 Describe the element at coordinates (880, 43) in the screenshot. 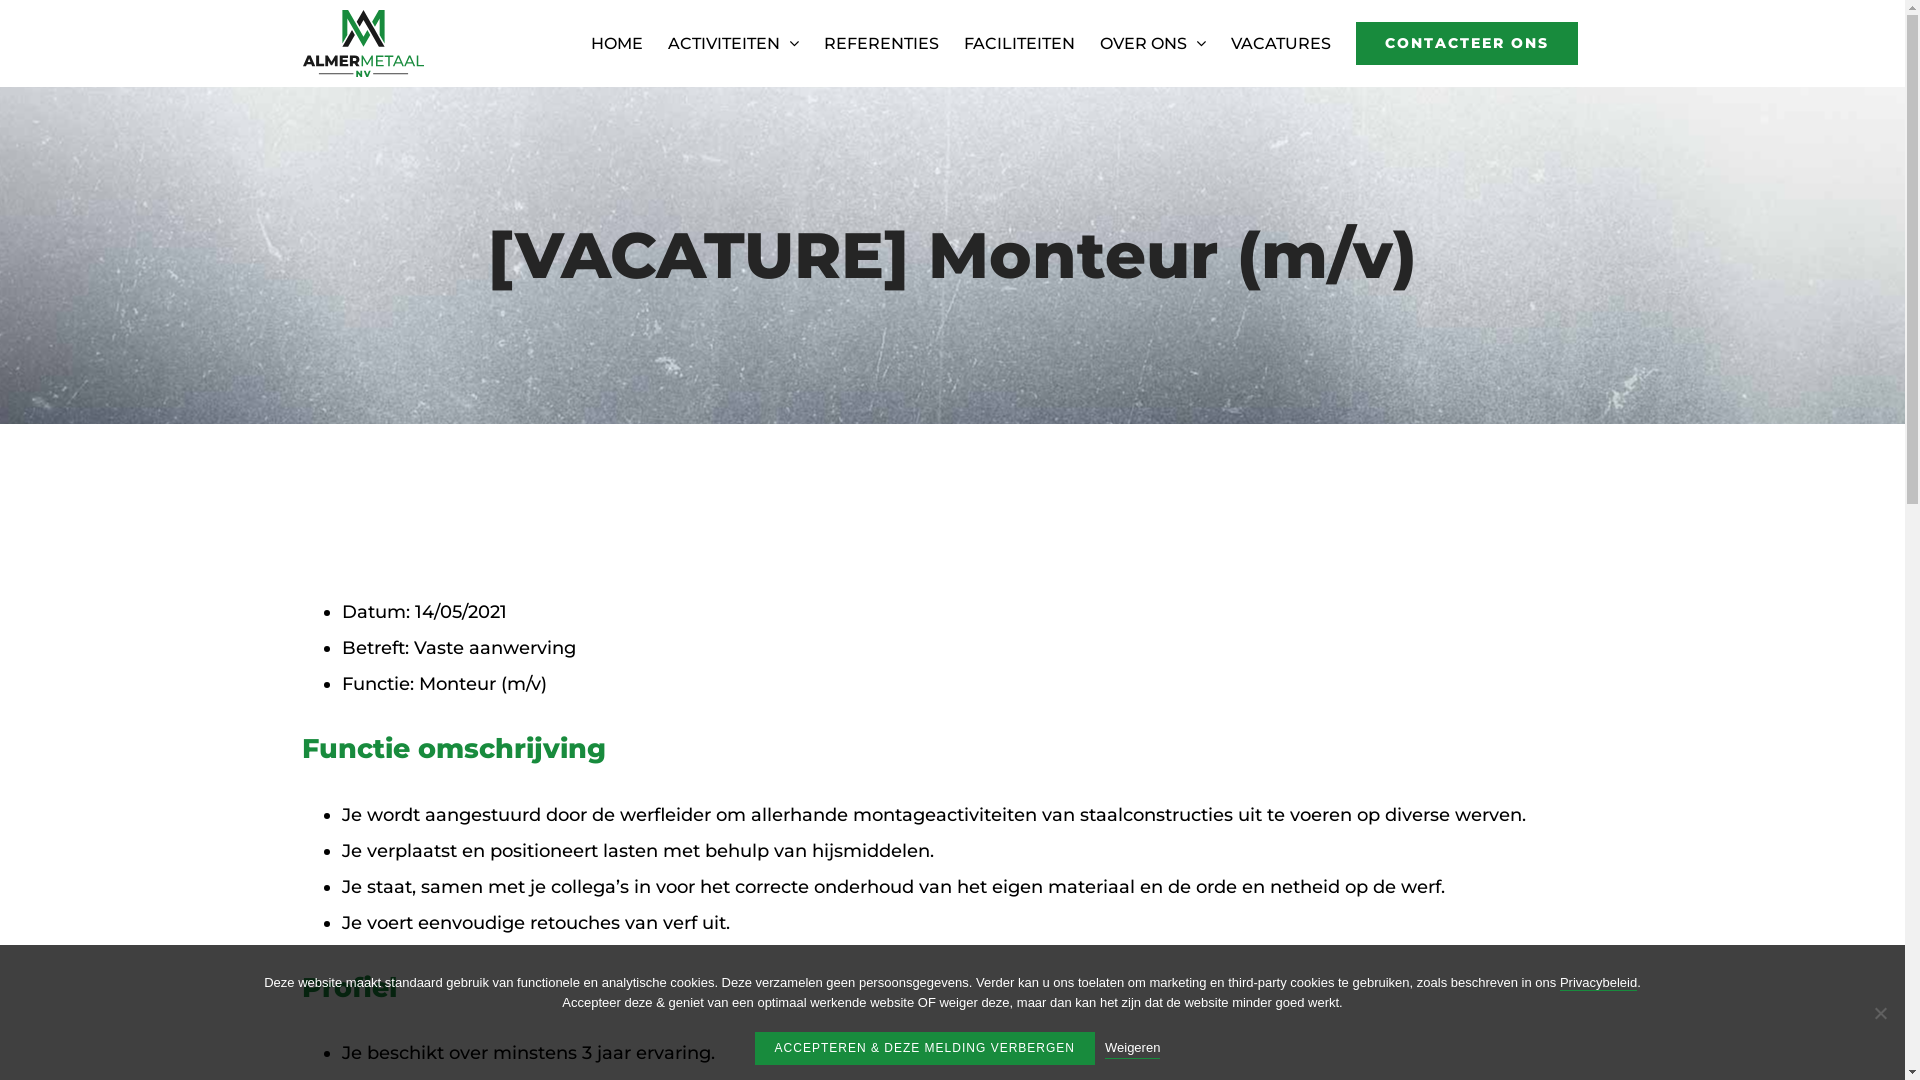

I see `'REFERENTIES'` at that location.